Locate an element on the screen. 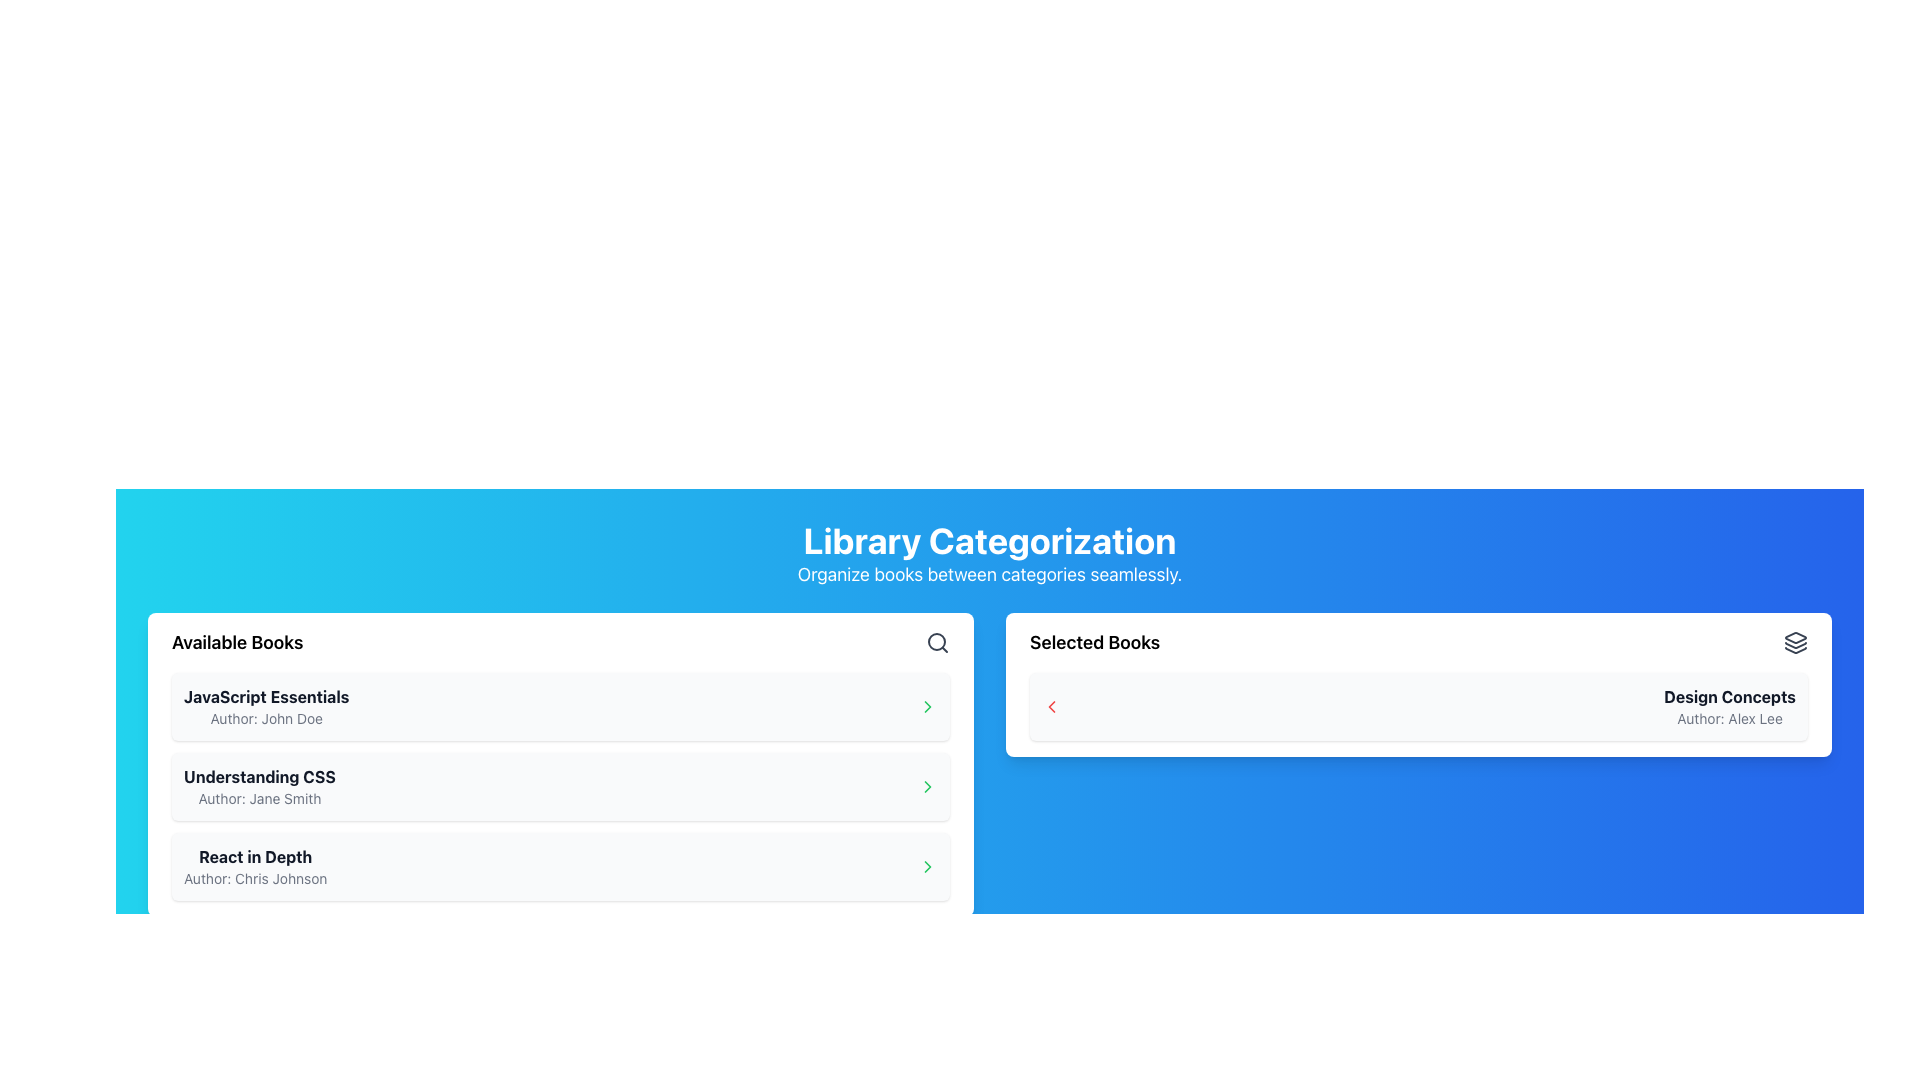 The image size is (1920, 1080). the Text Component titled 'Understanding CSS', which is the second item in the 'Available Books' section, located beneath 'JavaScript Essentials' and above 'React in Depth' is located at coordinates (258, 785).